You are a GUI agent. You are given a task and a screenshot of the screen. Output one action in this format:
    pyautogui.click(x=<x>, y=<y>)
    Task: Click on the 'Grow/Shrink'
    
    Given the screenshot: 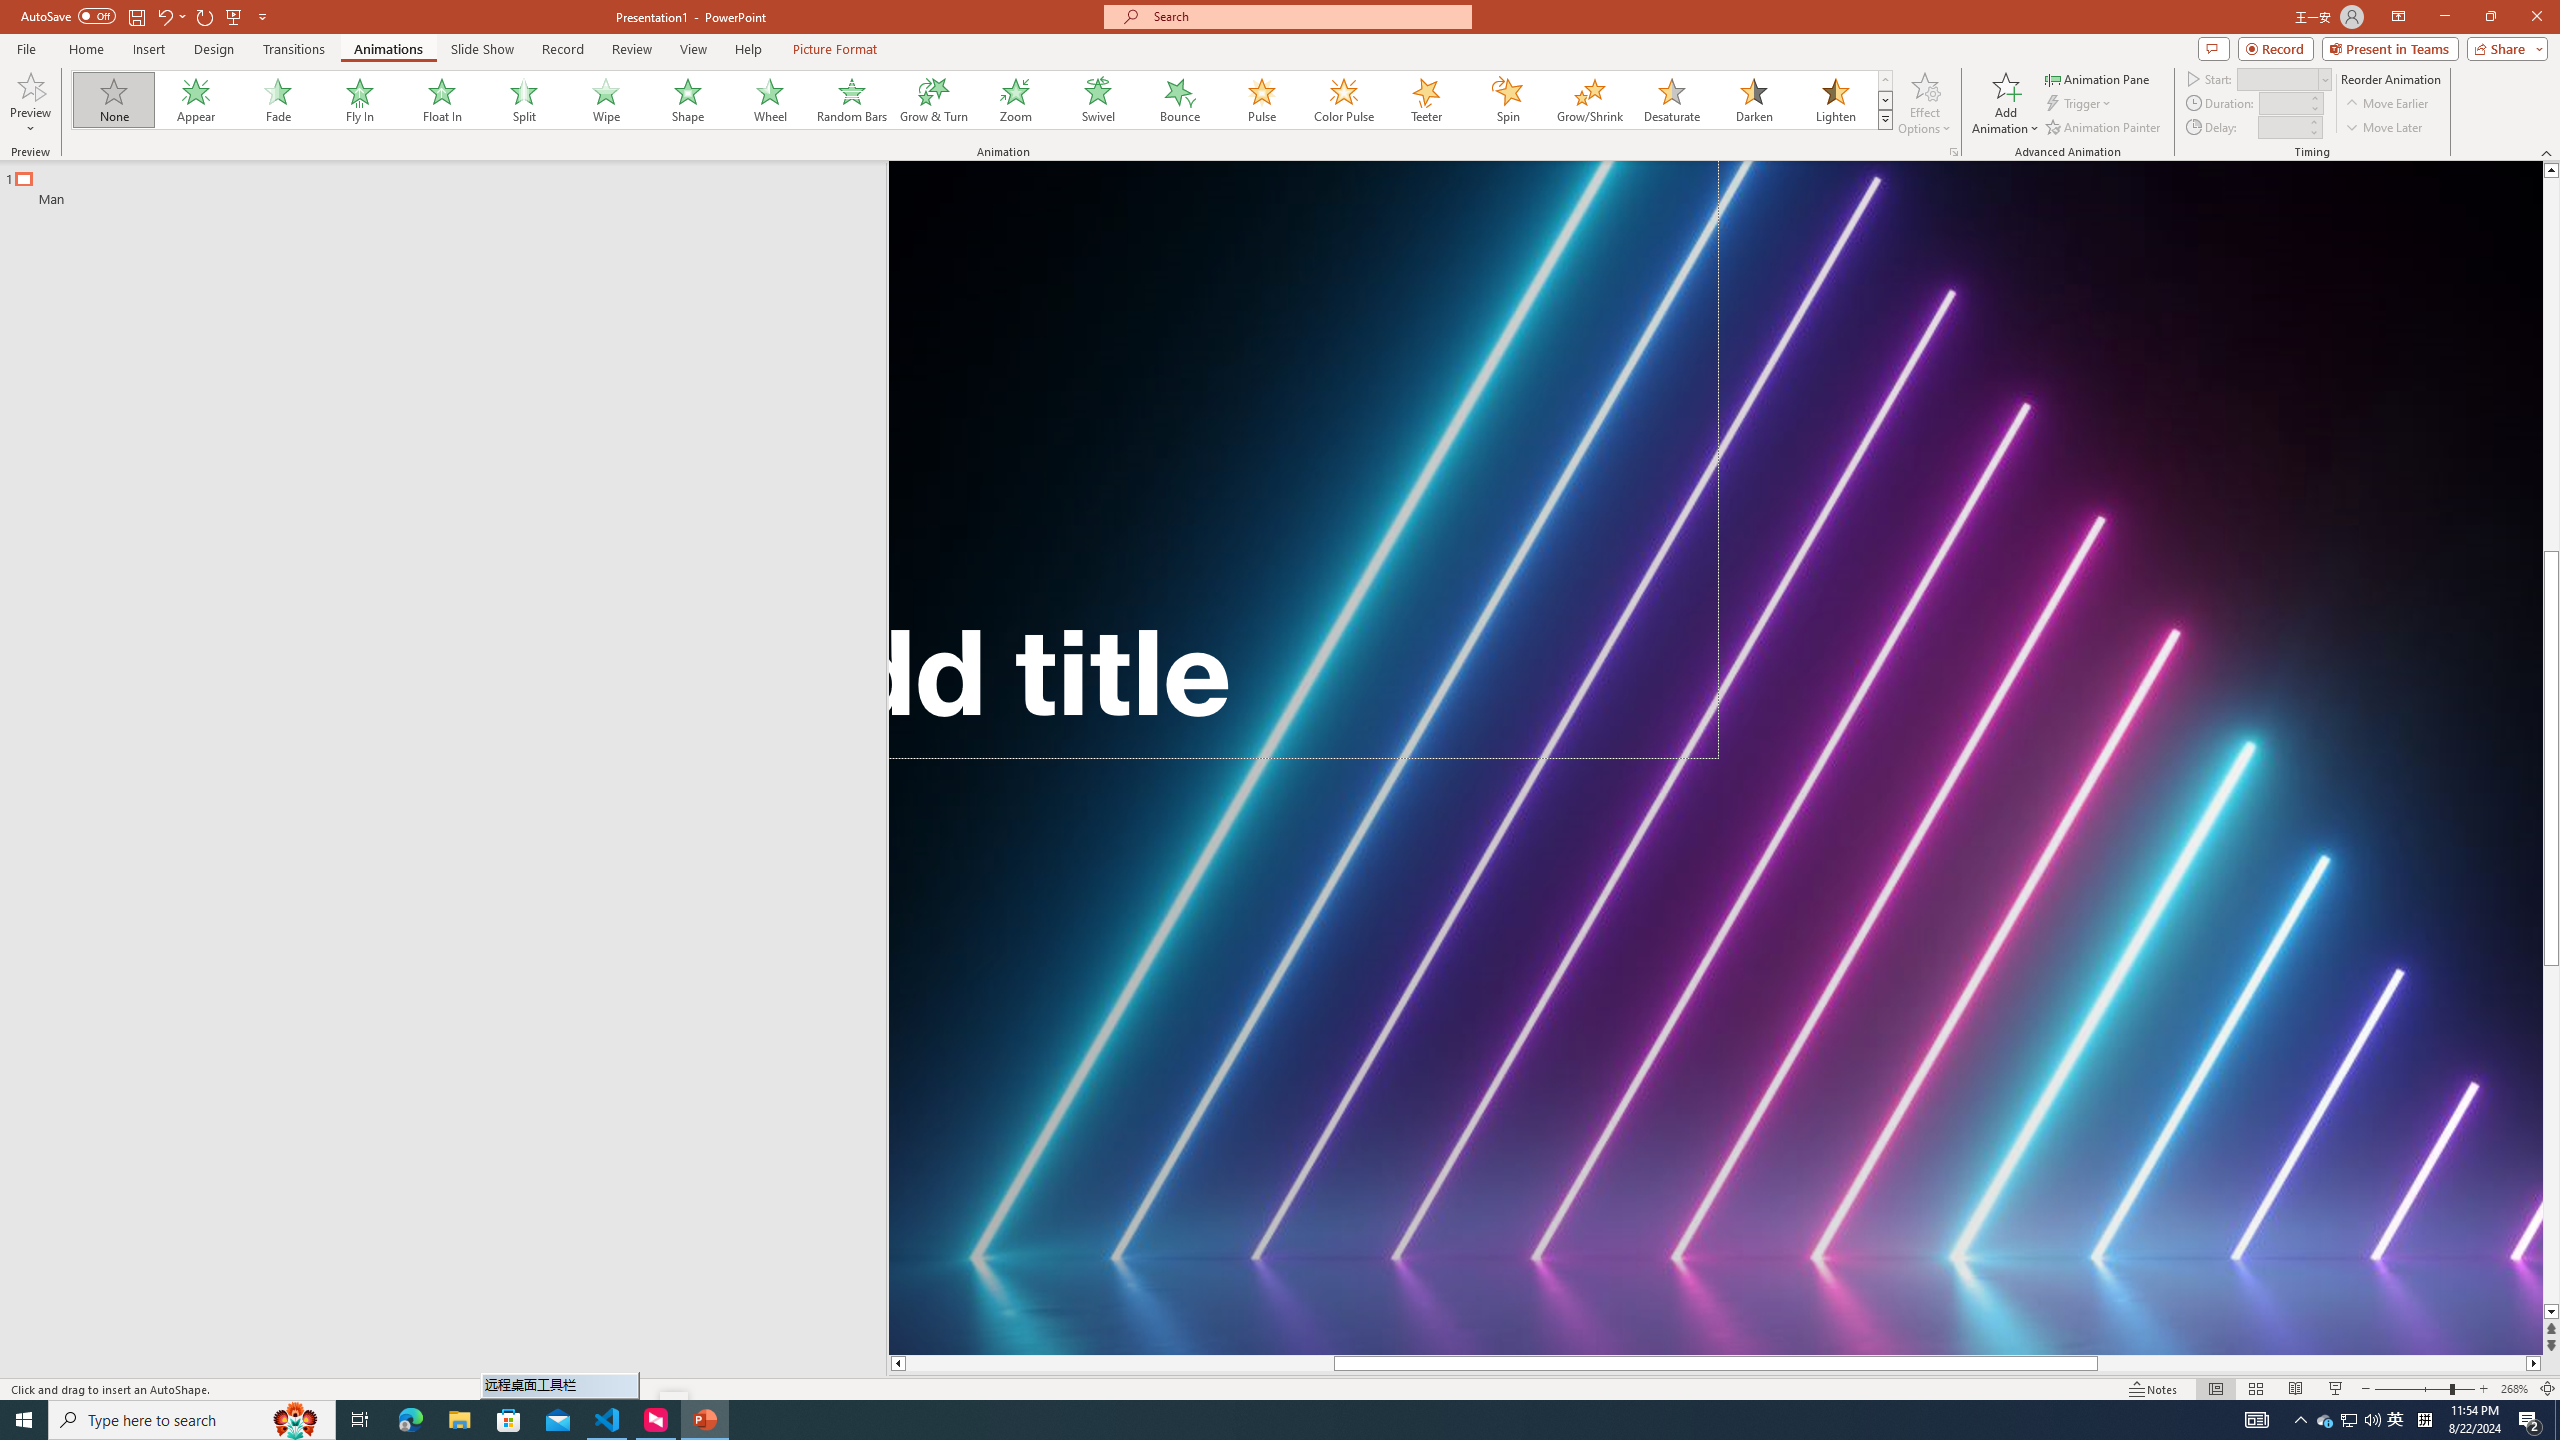 What is the action you would take?
    pyautogui.click(x=1589, y=99)
    